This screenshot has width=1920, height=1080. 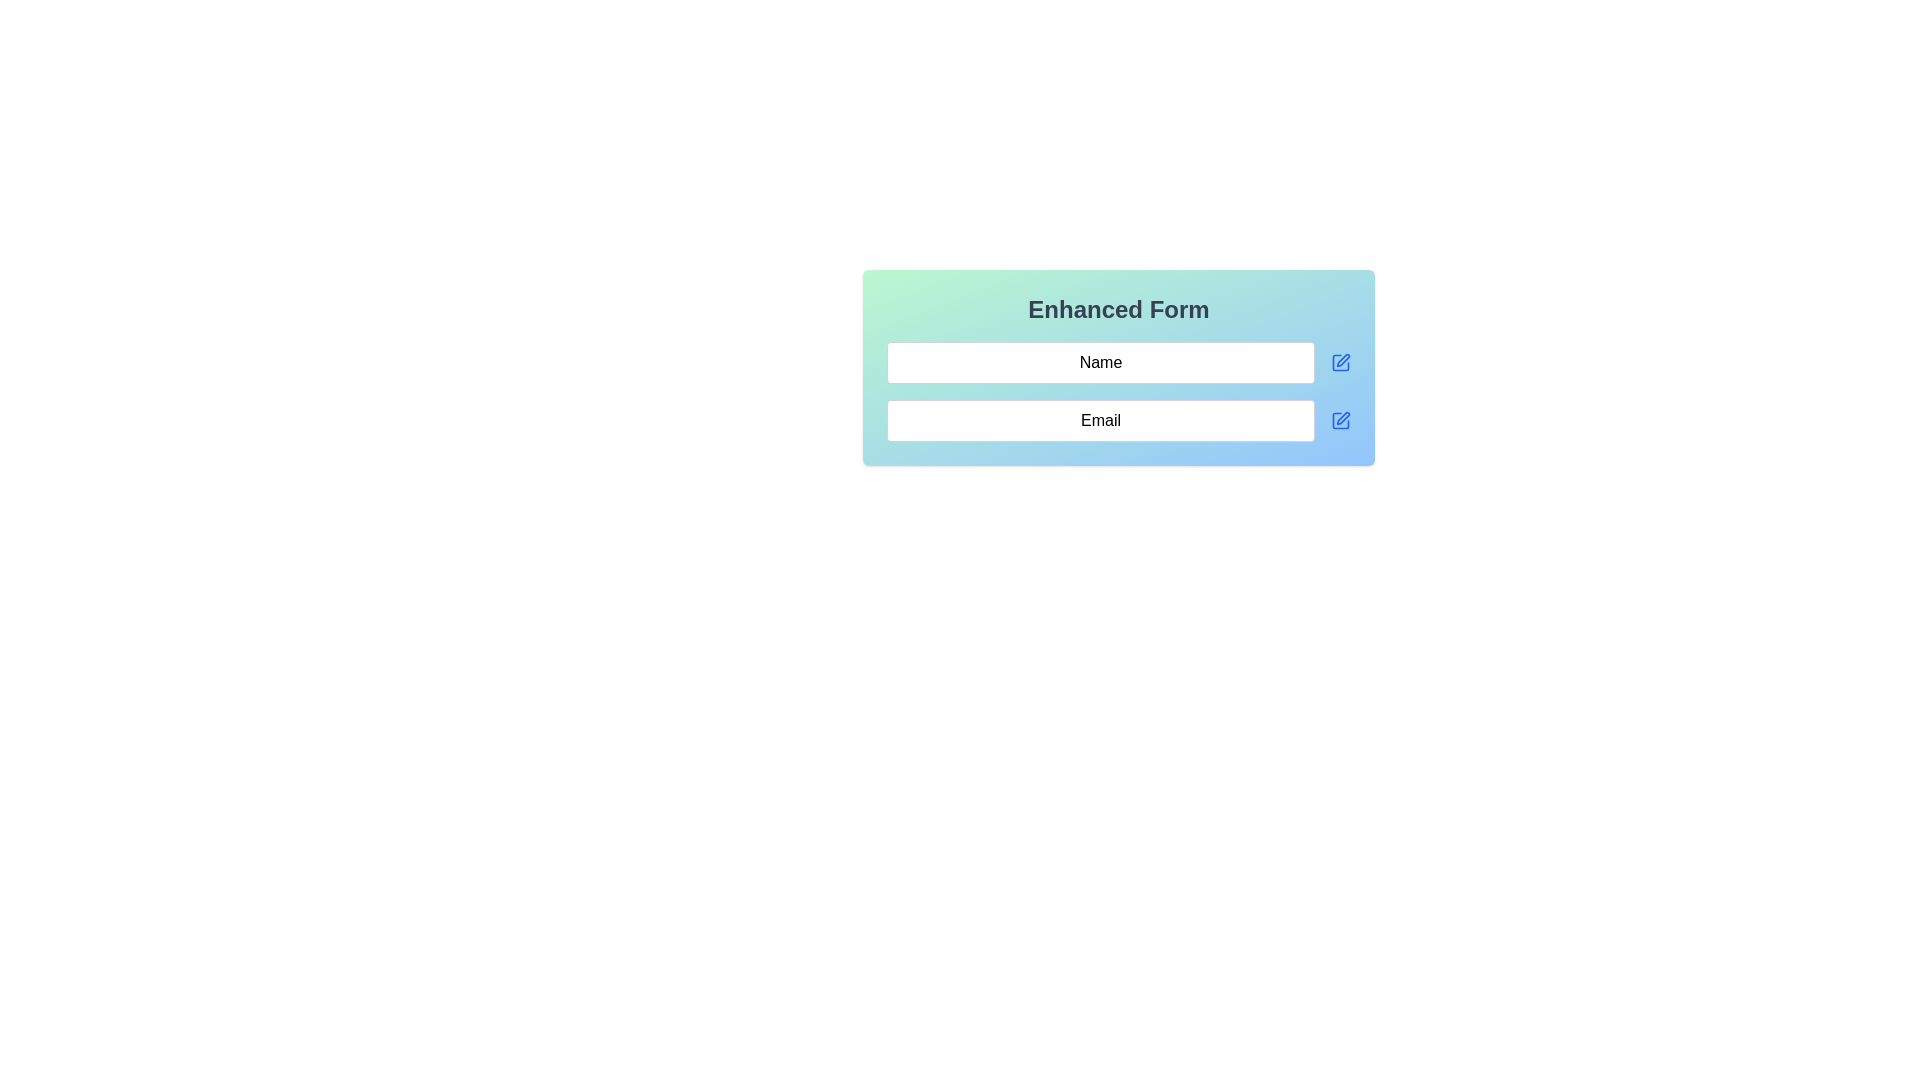 I want to click on the edit icon button located at the right side of the email input field in the 'Enhanced Form', so click(x=1343, y=417).